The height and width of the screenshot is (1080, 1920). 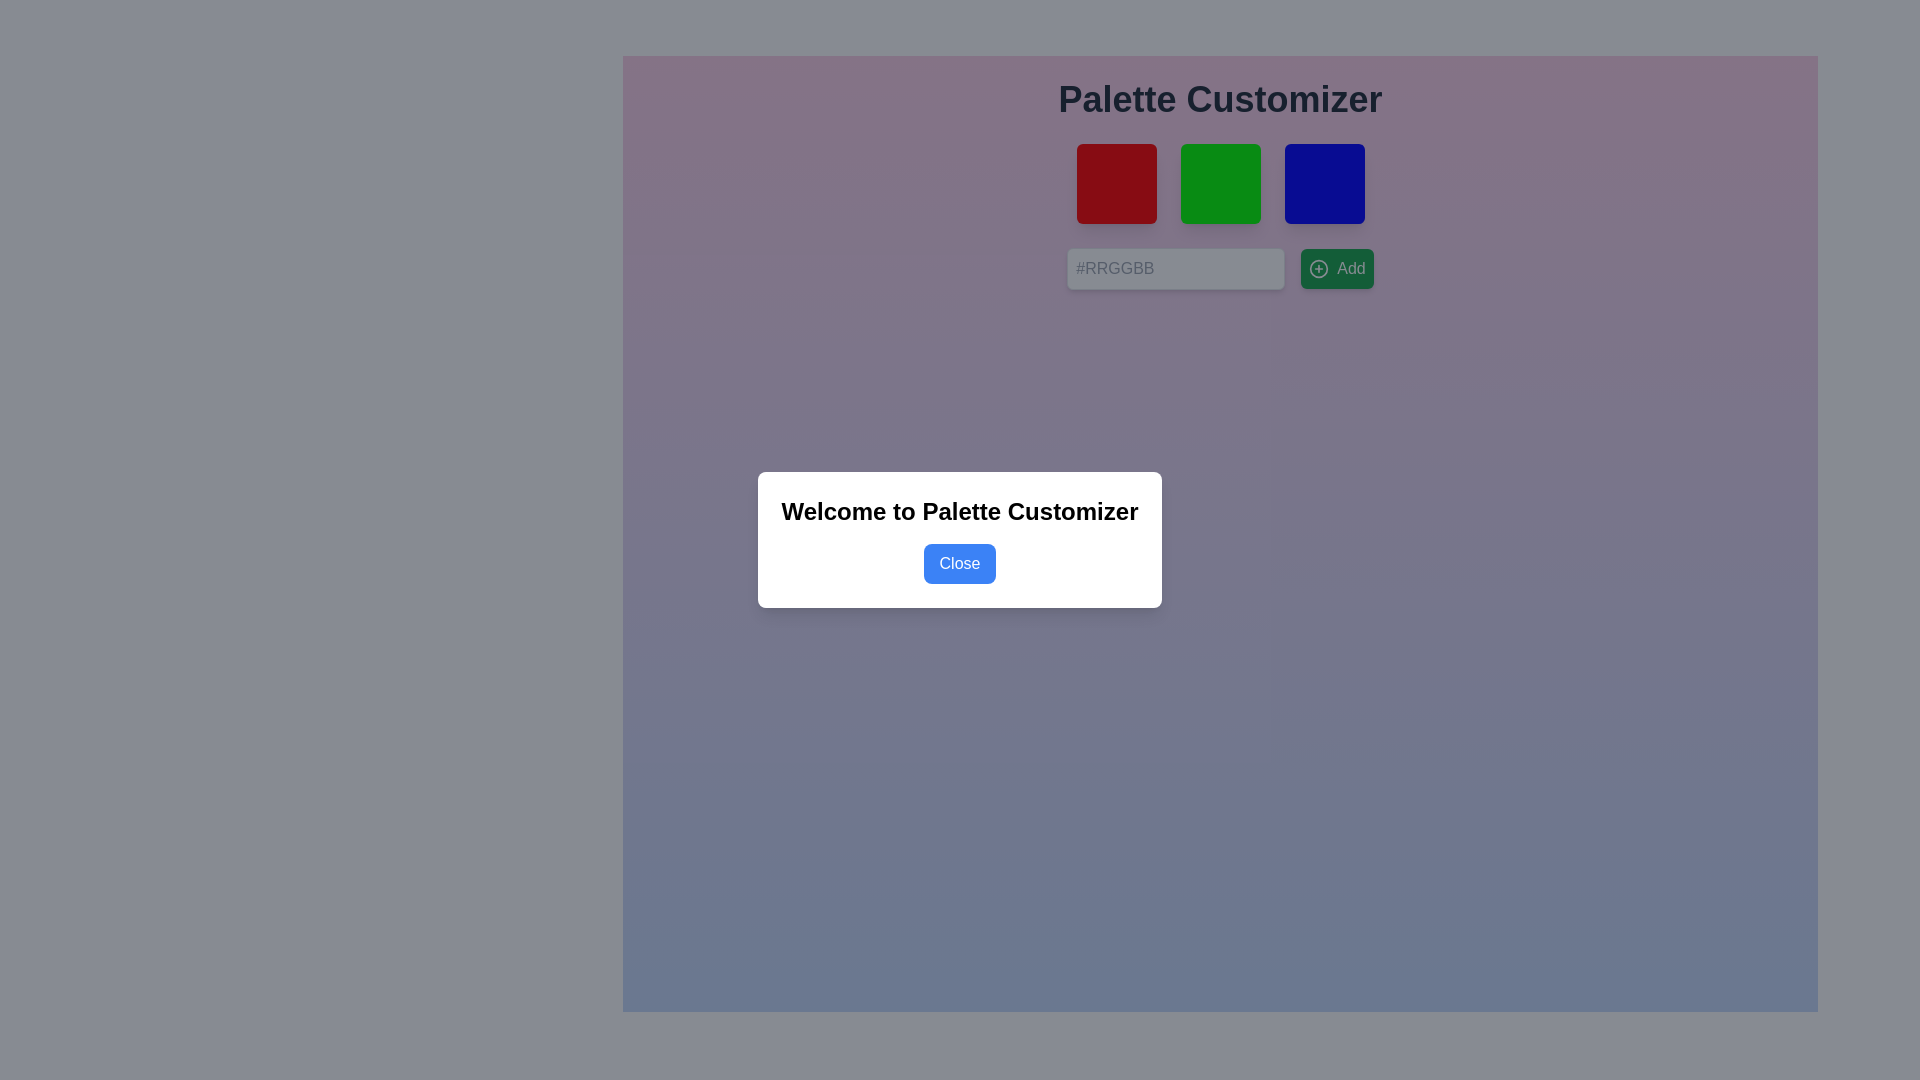 What do you see at coordinates (1319, 268) in the screenshot?
I see `the 'Add' button which contains a circular icon with a plus sign (+) on a green background, located in the top-right section of the interface` at bounding box center [1319, 268].